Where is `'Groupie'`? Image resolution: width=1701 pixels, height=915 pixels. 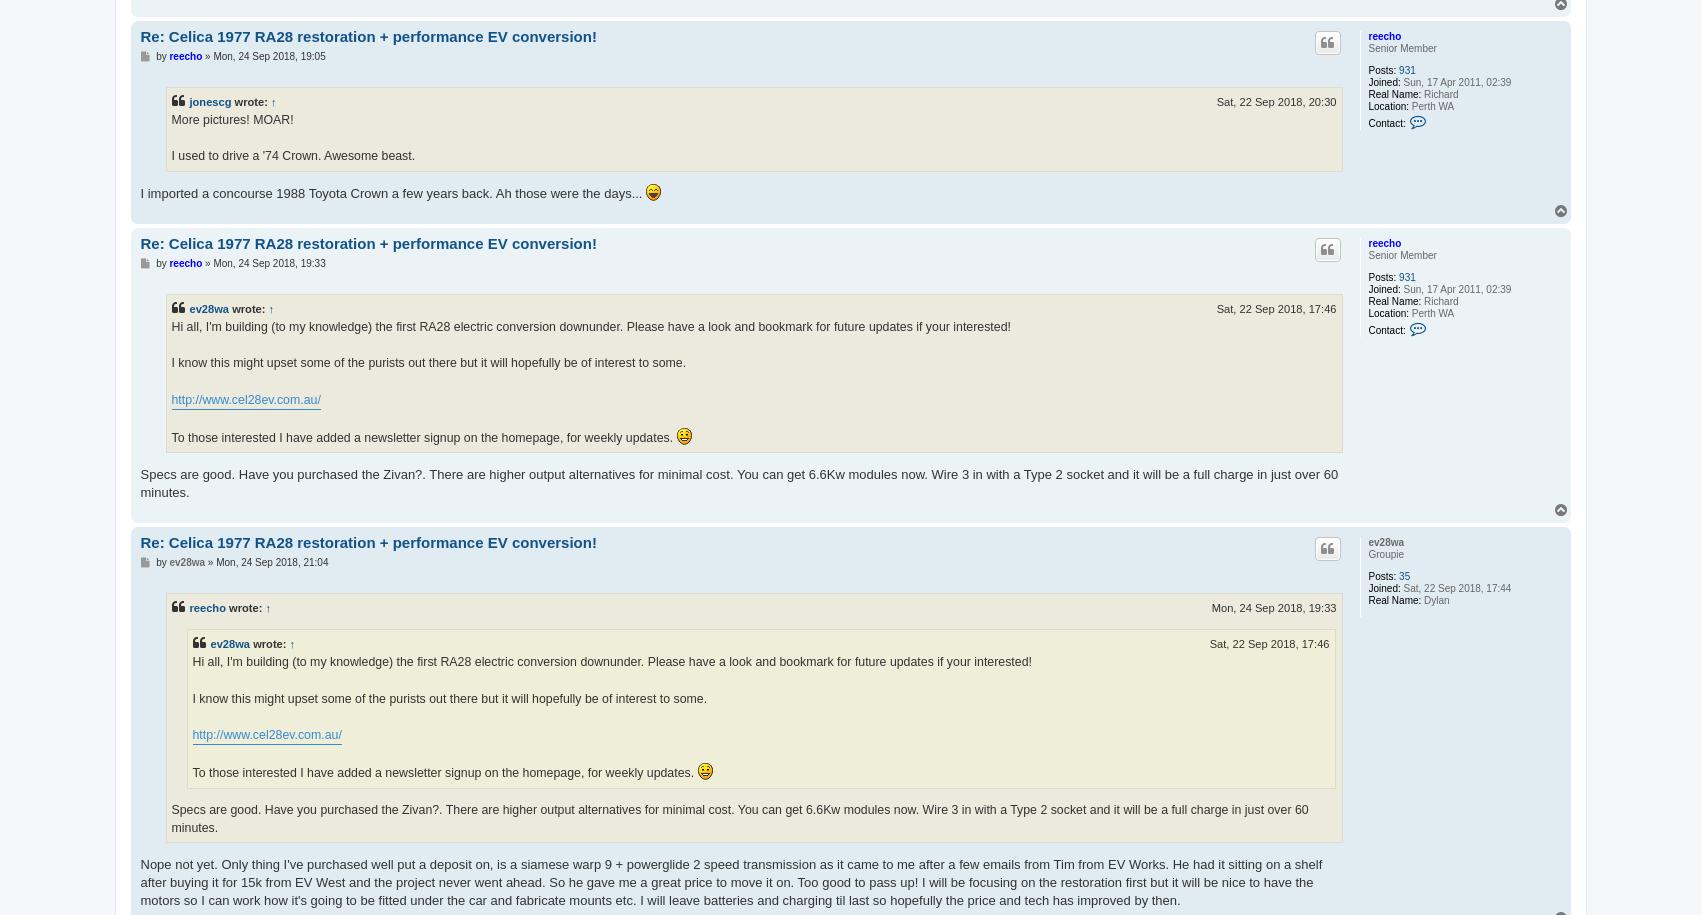 'Groupie' is located at coordinates (1384, 553).